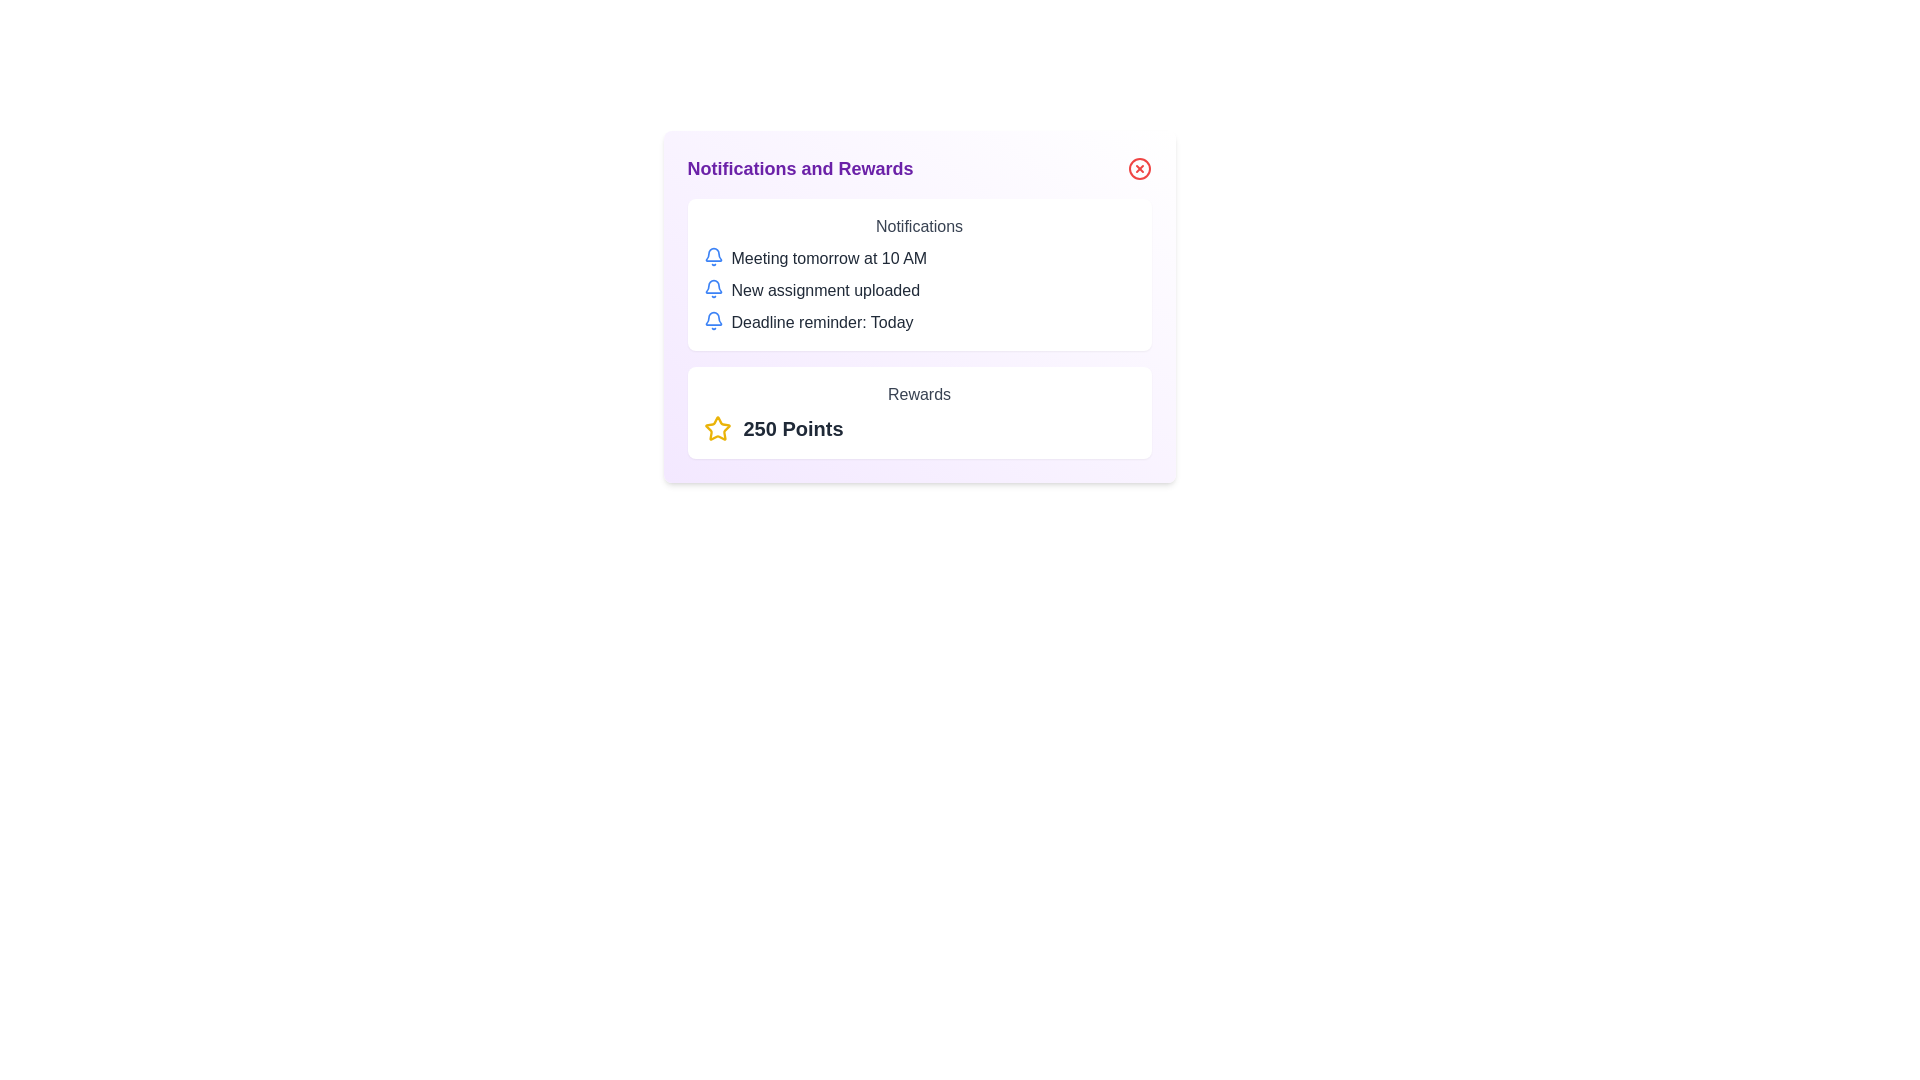 This screenshot has width=1920, height=1080. Describe the element at coordinates (713, 319) in the screenshot. I see `the blue bell-shaped icon located beside the text 'Deadline reminder: Today' in the notifications section` at that location.